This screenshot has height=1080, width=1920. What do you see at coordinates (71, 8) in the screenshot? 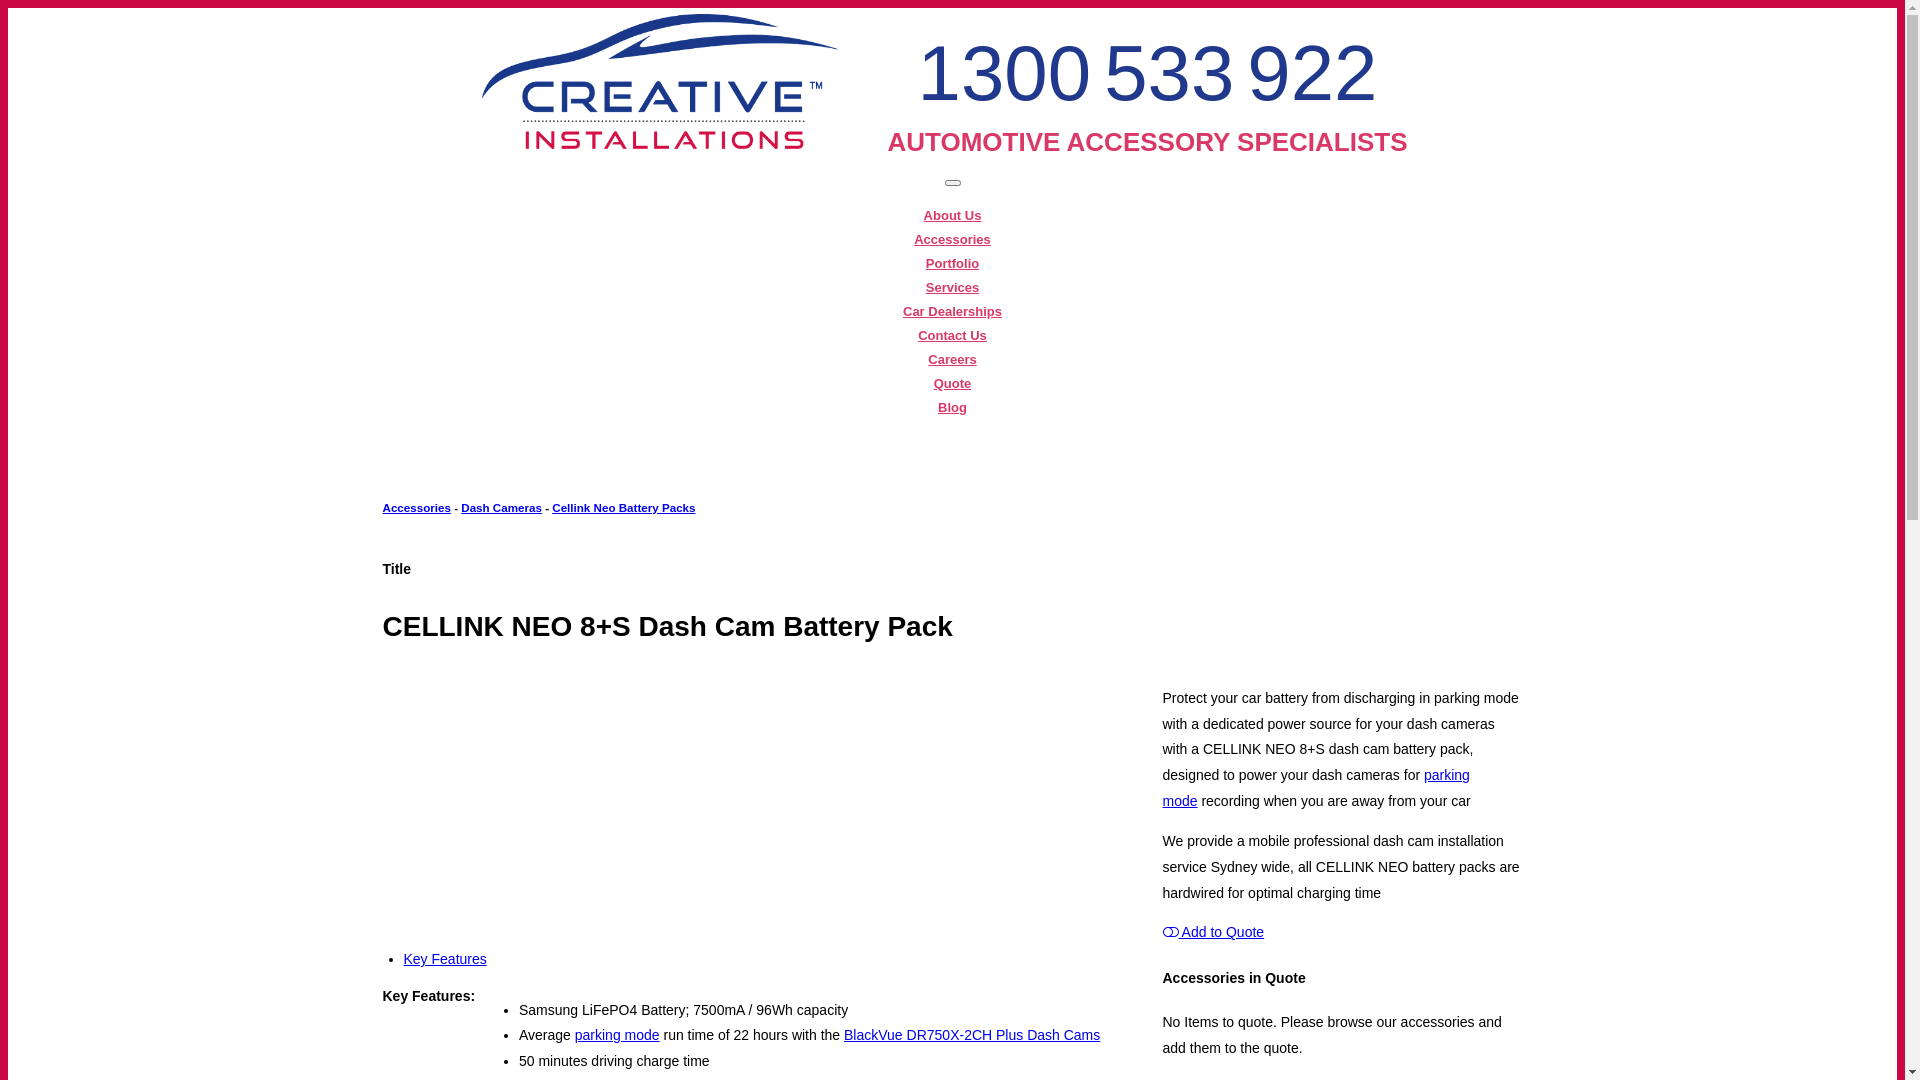
I see `'Skip to main content'` at bounding box center [71, 8].